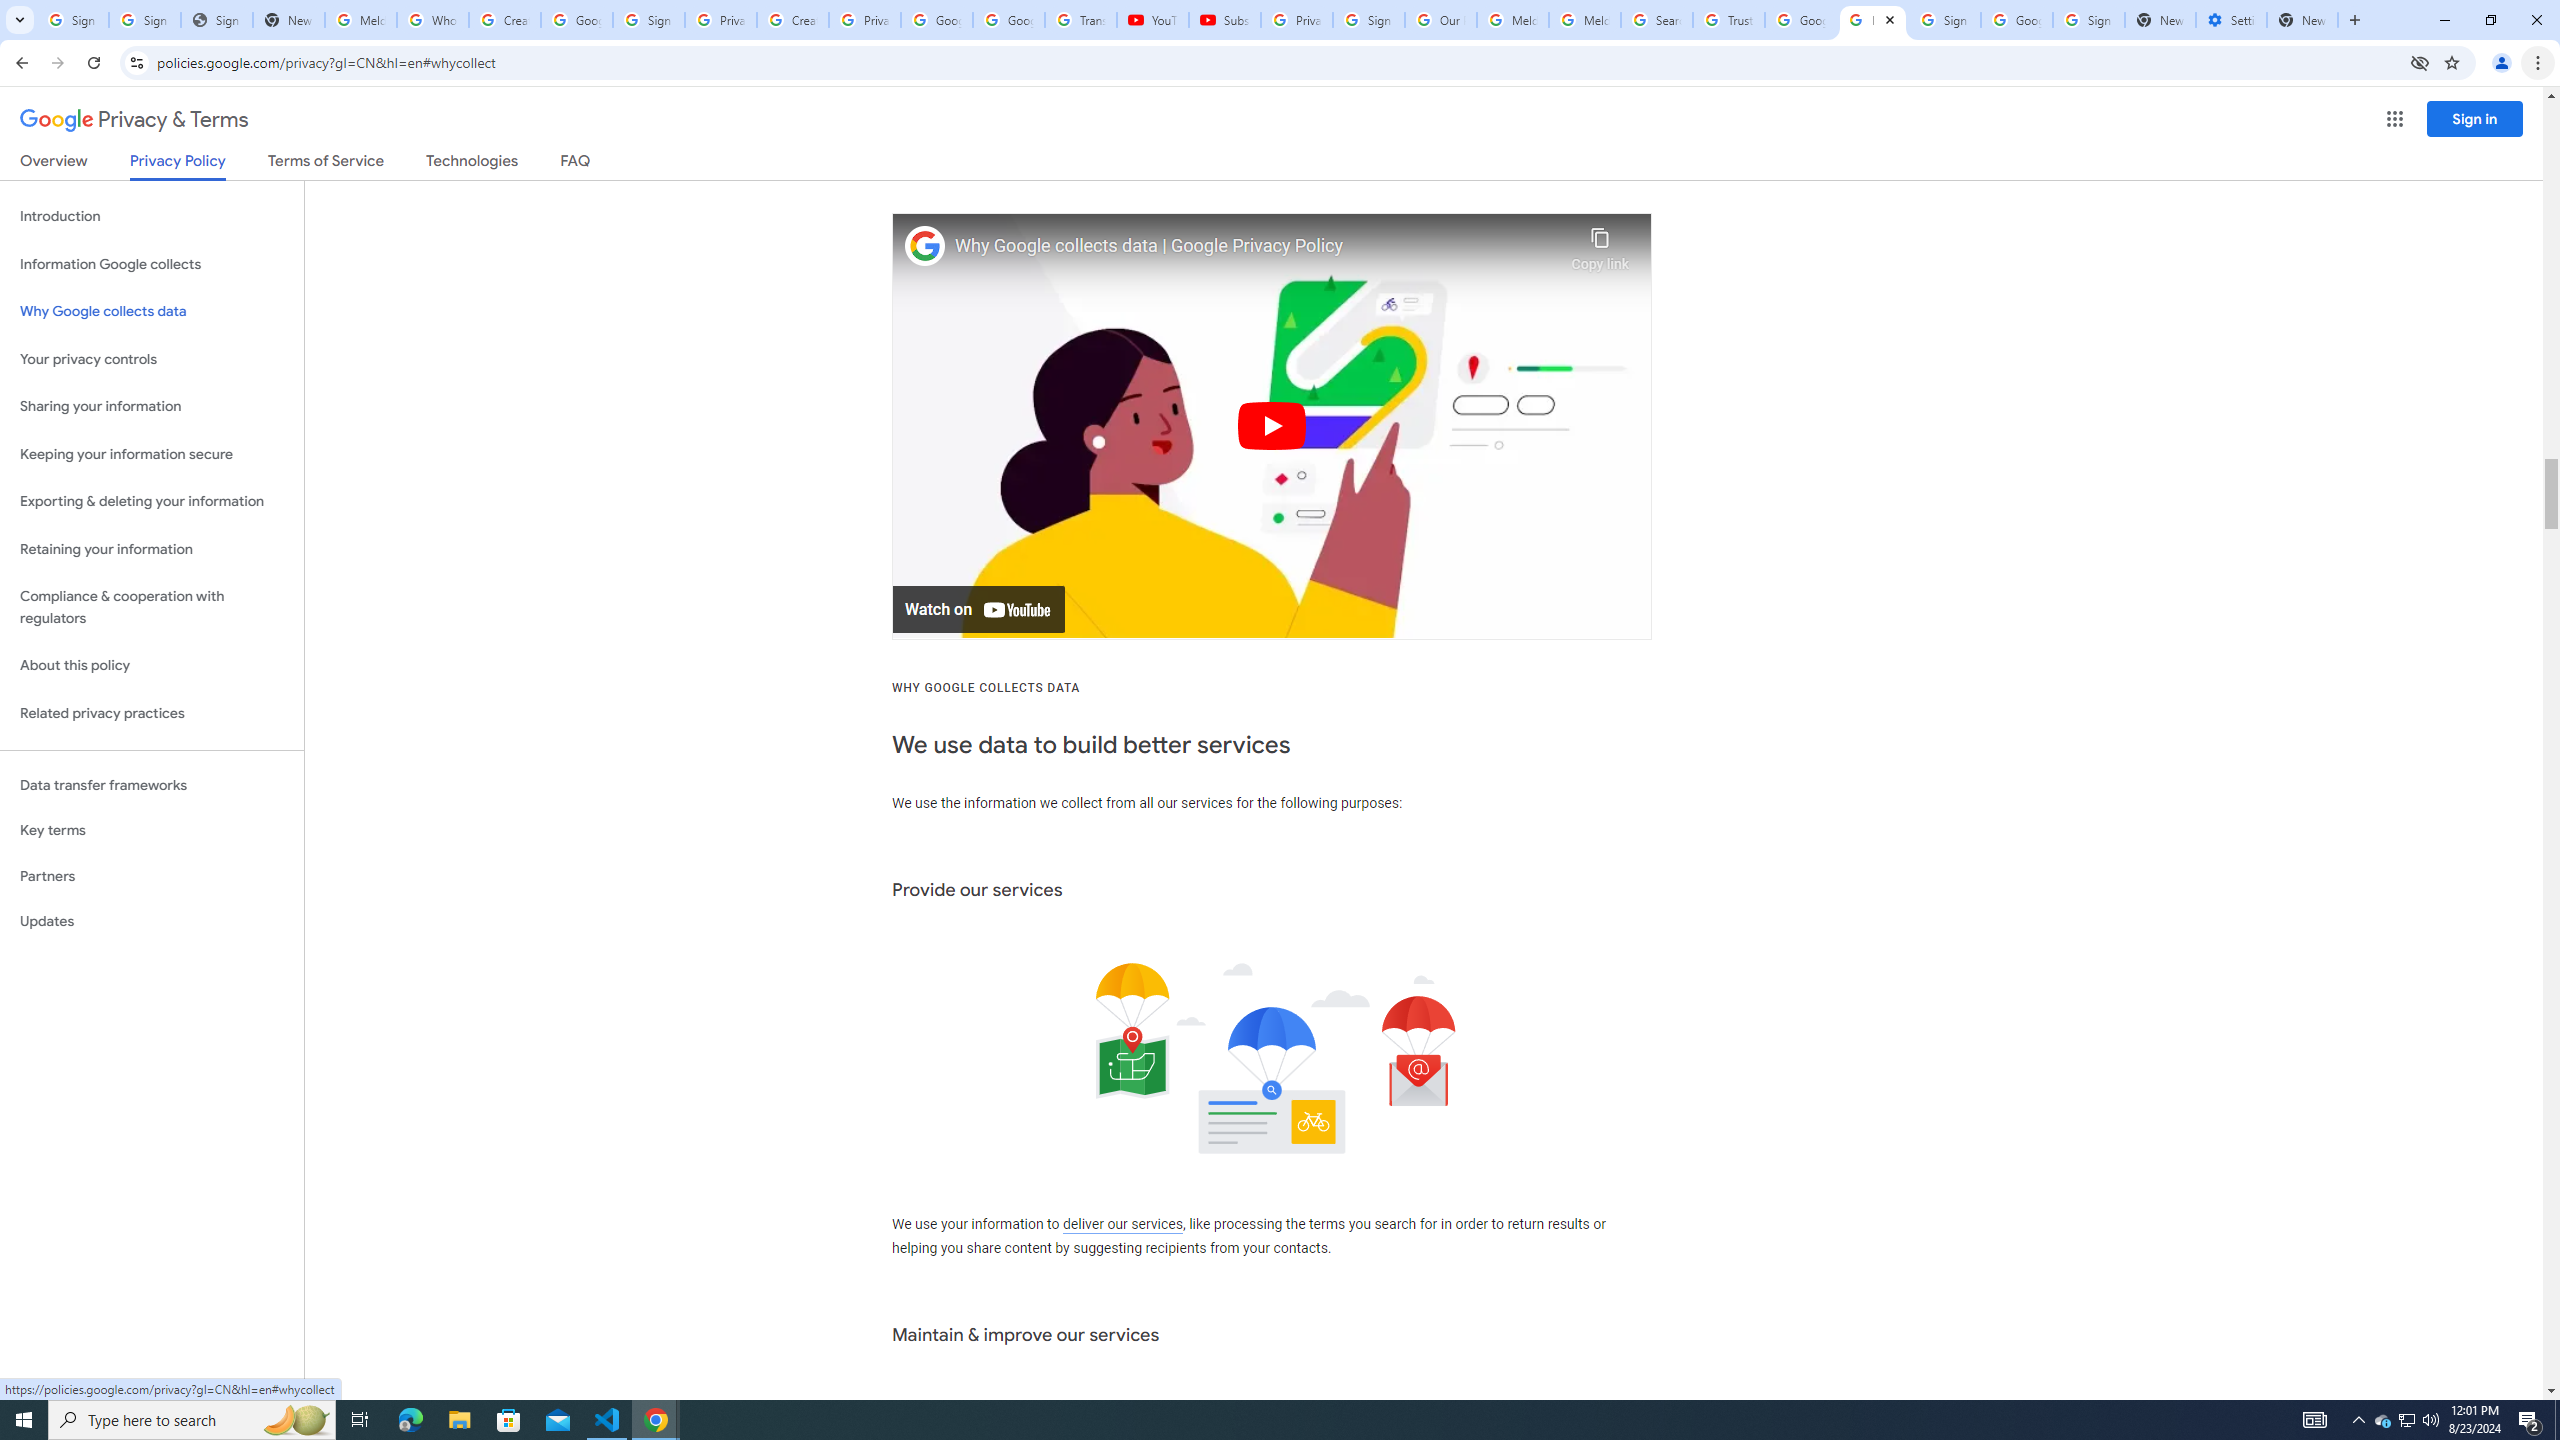 This screenshot has width=2560, height=1440. Describe the element at coordinates (1728, 19) in the screenshot. I see `'Trusted Information and Content - Google Safety Center'` at that location.